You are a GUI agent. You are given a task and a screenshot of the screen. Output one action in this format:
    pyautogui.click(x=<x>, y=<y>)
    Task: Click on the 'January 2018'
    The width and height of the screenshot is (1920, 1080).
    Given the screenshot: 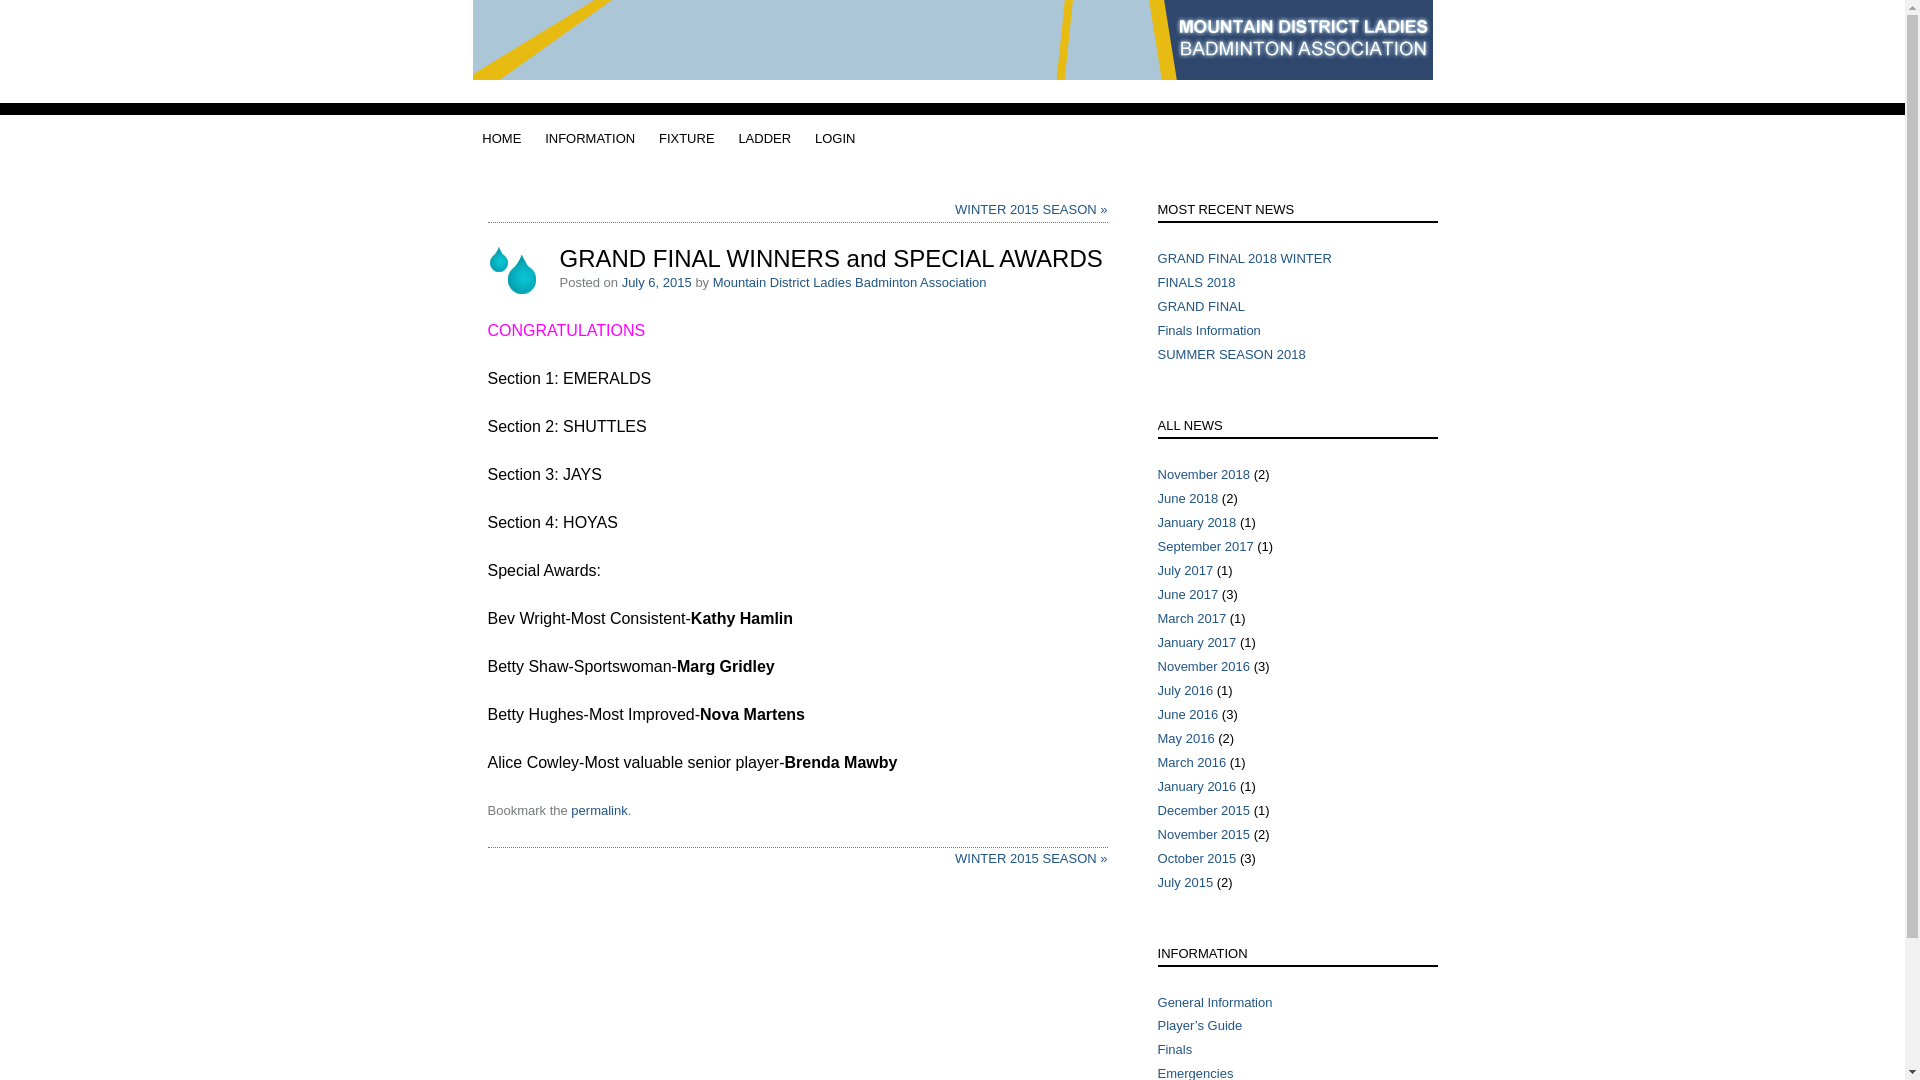 What is the action you would take?
    pyautogui.click(x=1197, y=521)
    